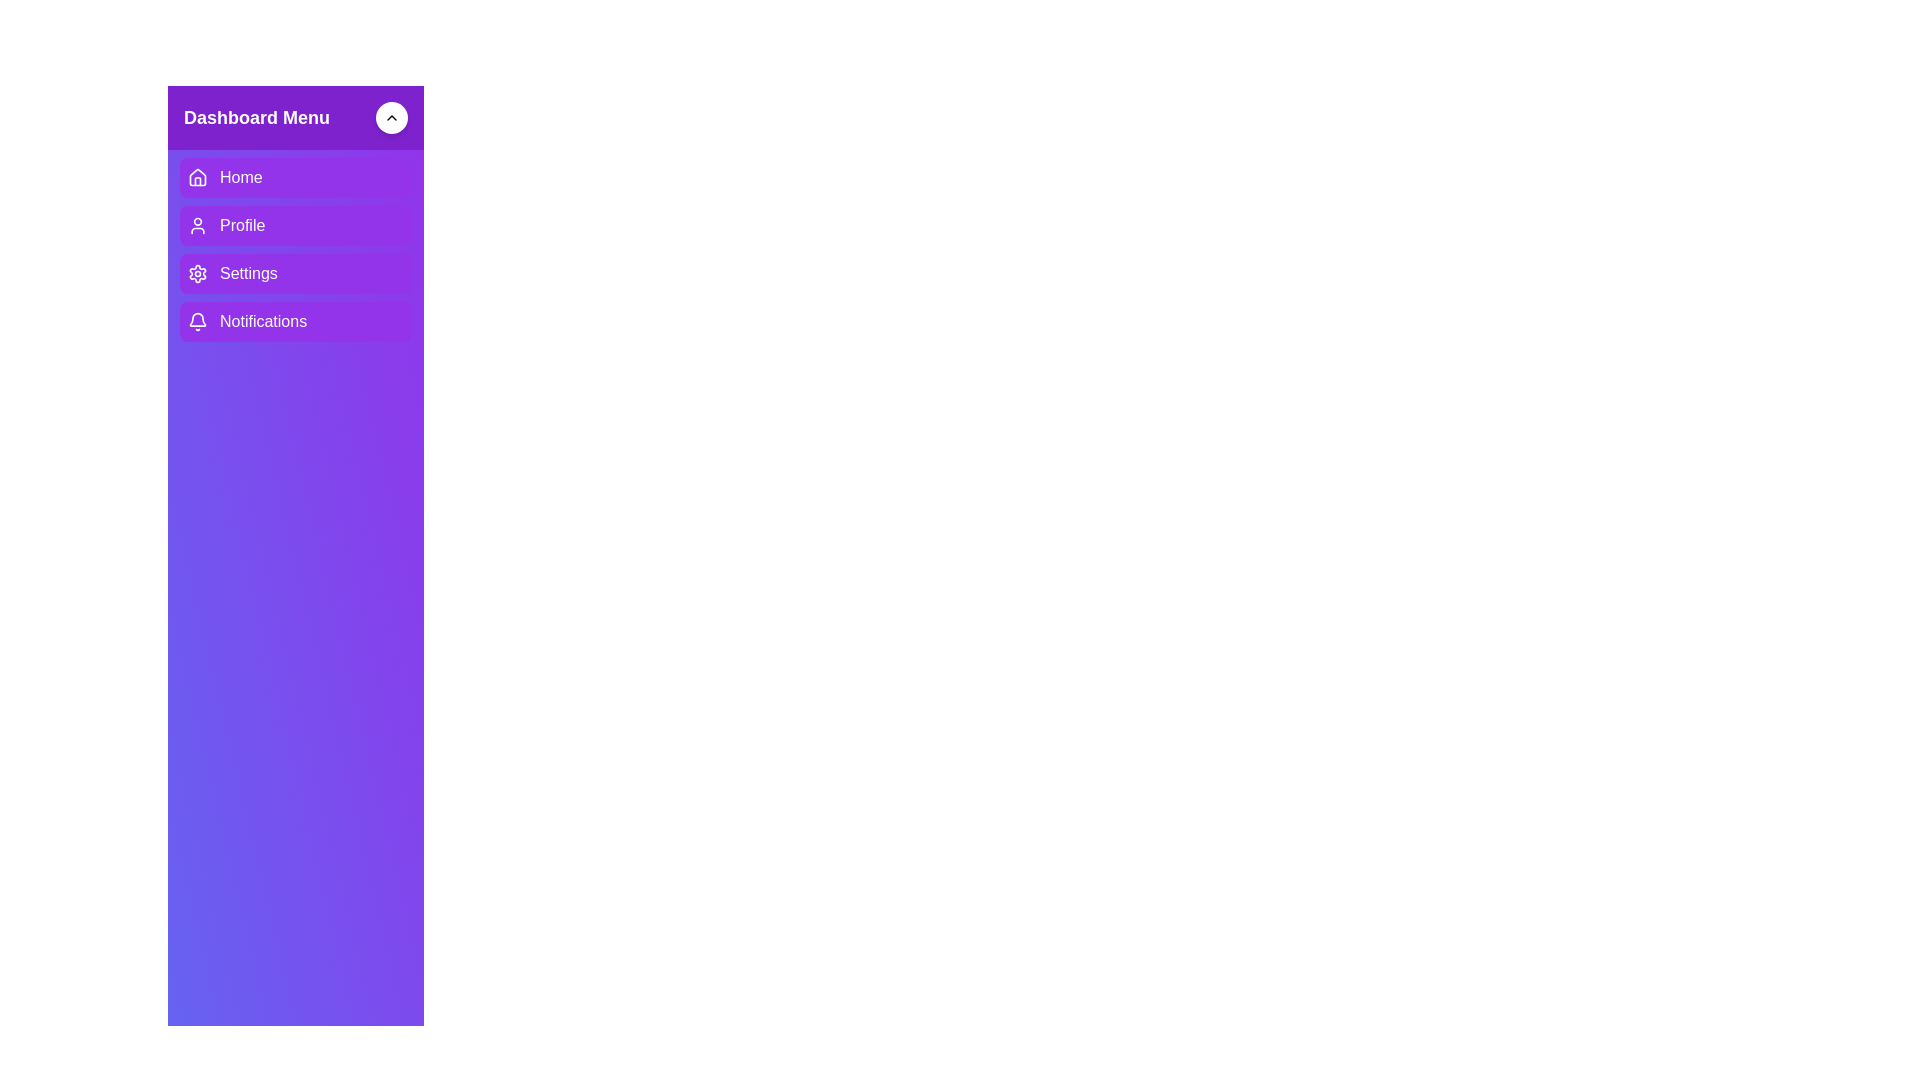 This screenshot has width=1920, height=1080. I want to click on the bell icon next to the 'Notifications' label, which is located within a purple rounded rectangle in the lower section of the vertical dashboard menu, so click(197, 320).